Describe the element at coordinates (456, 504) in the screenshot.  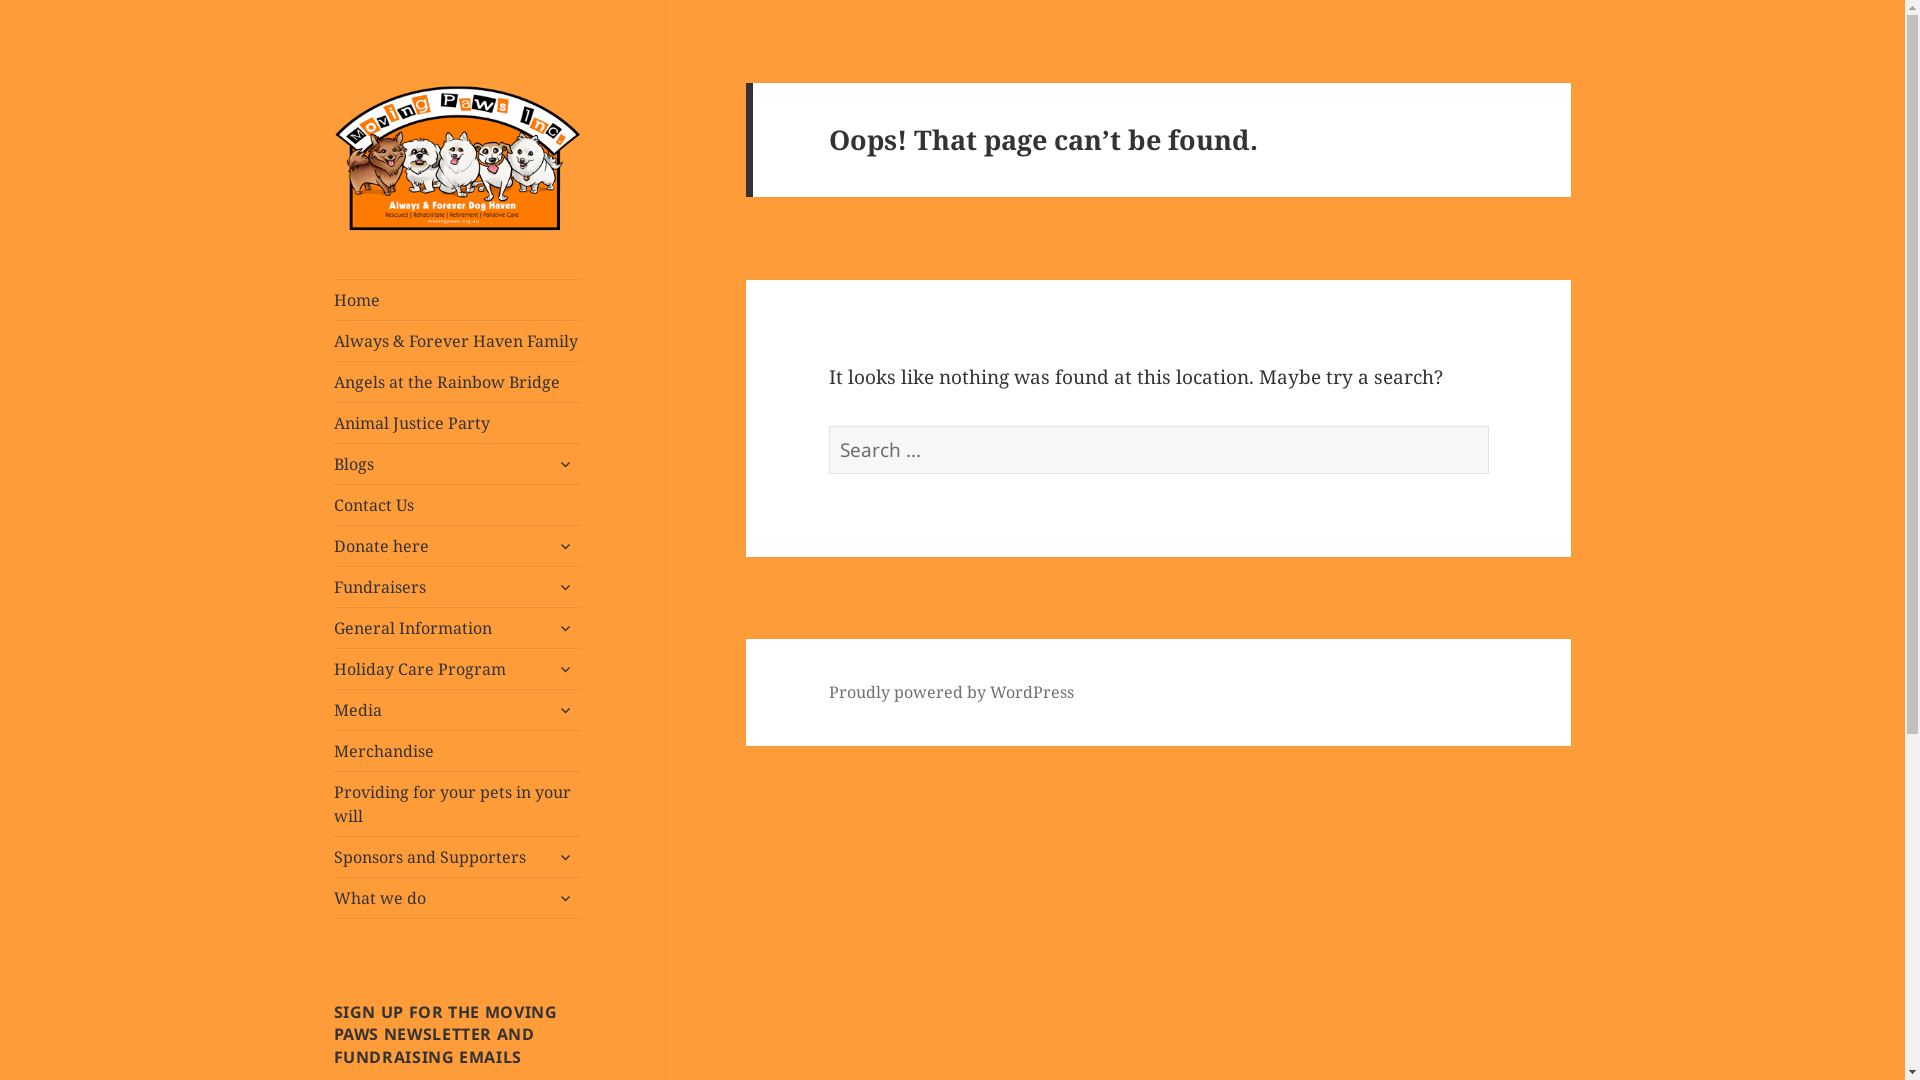
I see `'Contact Us'` at that location.